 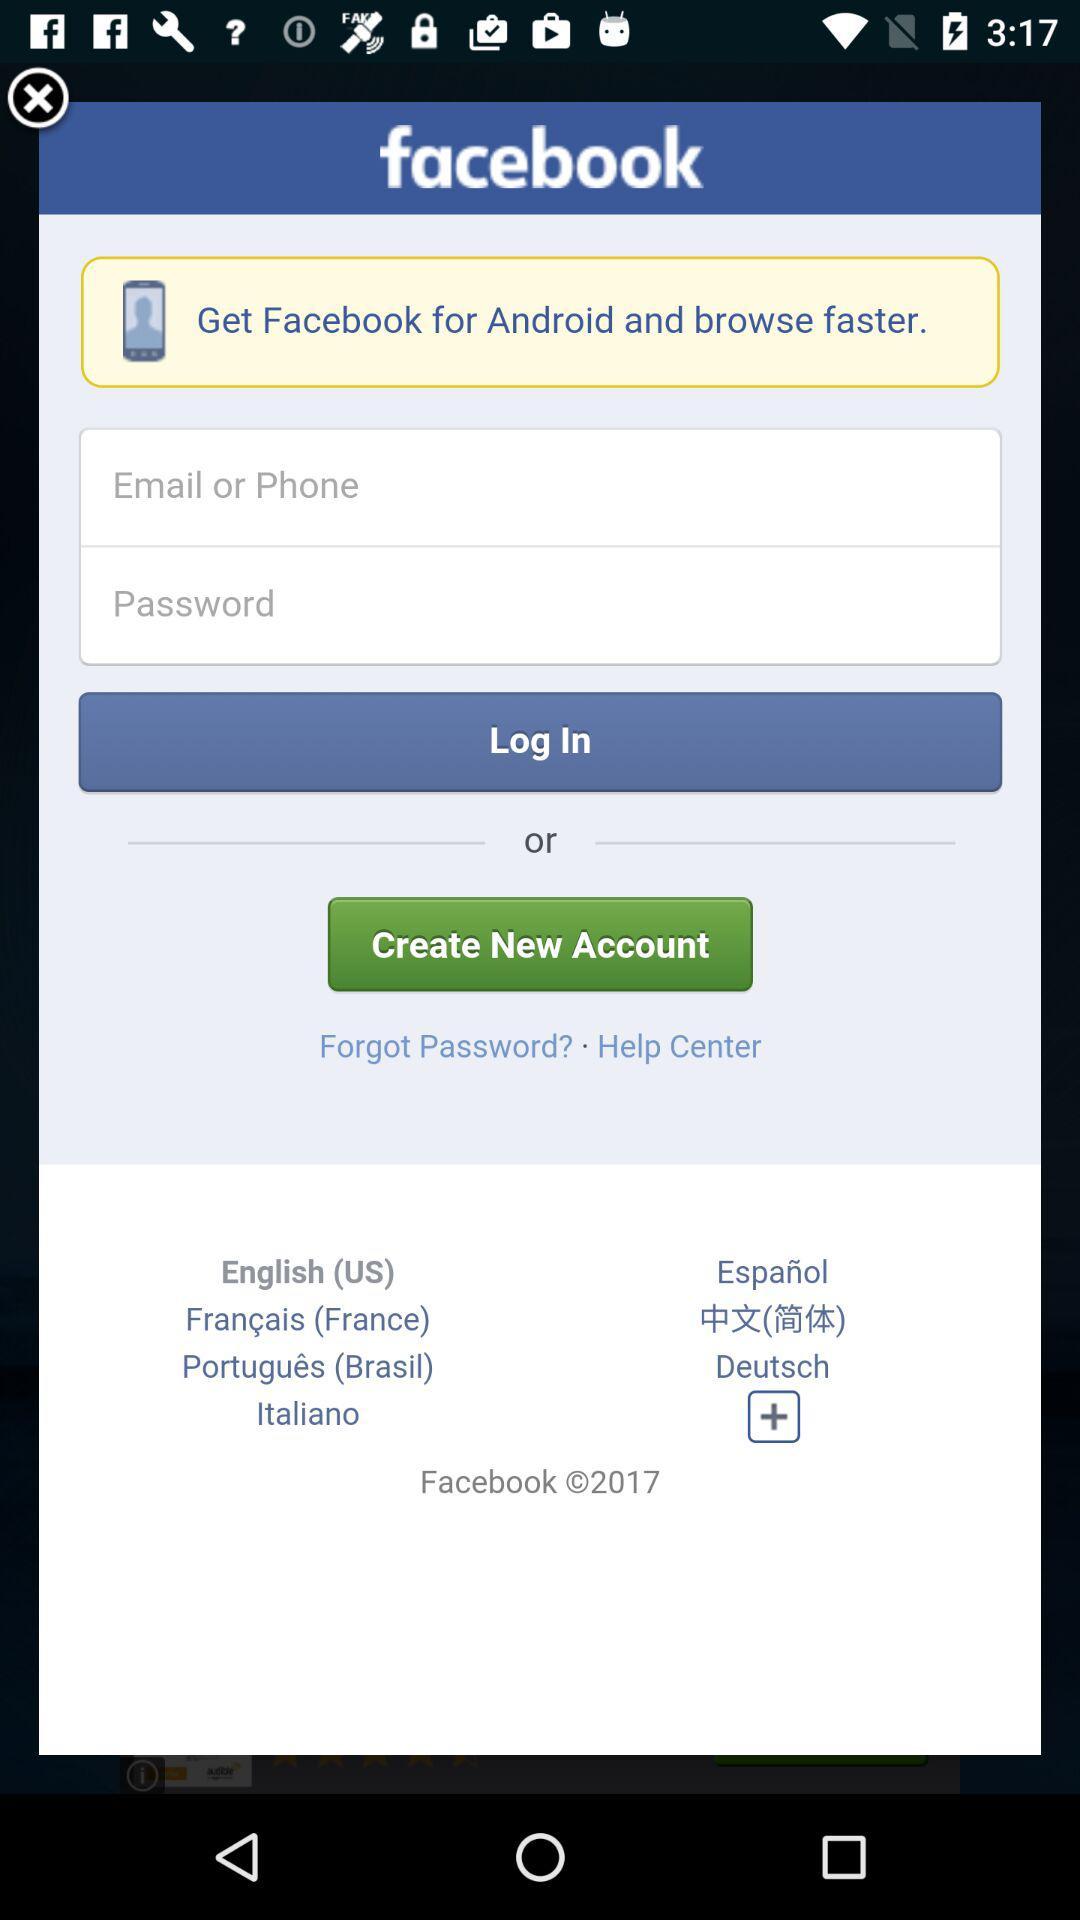 What do you see at coordinates (540, 927) in the screenshot?
I see `facebook page` at bounding box center [540, 927].